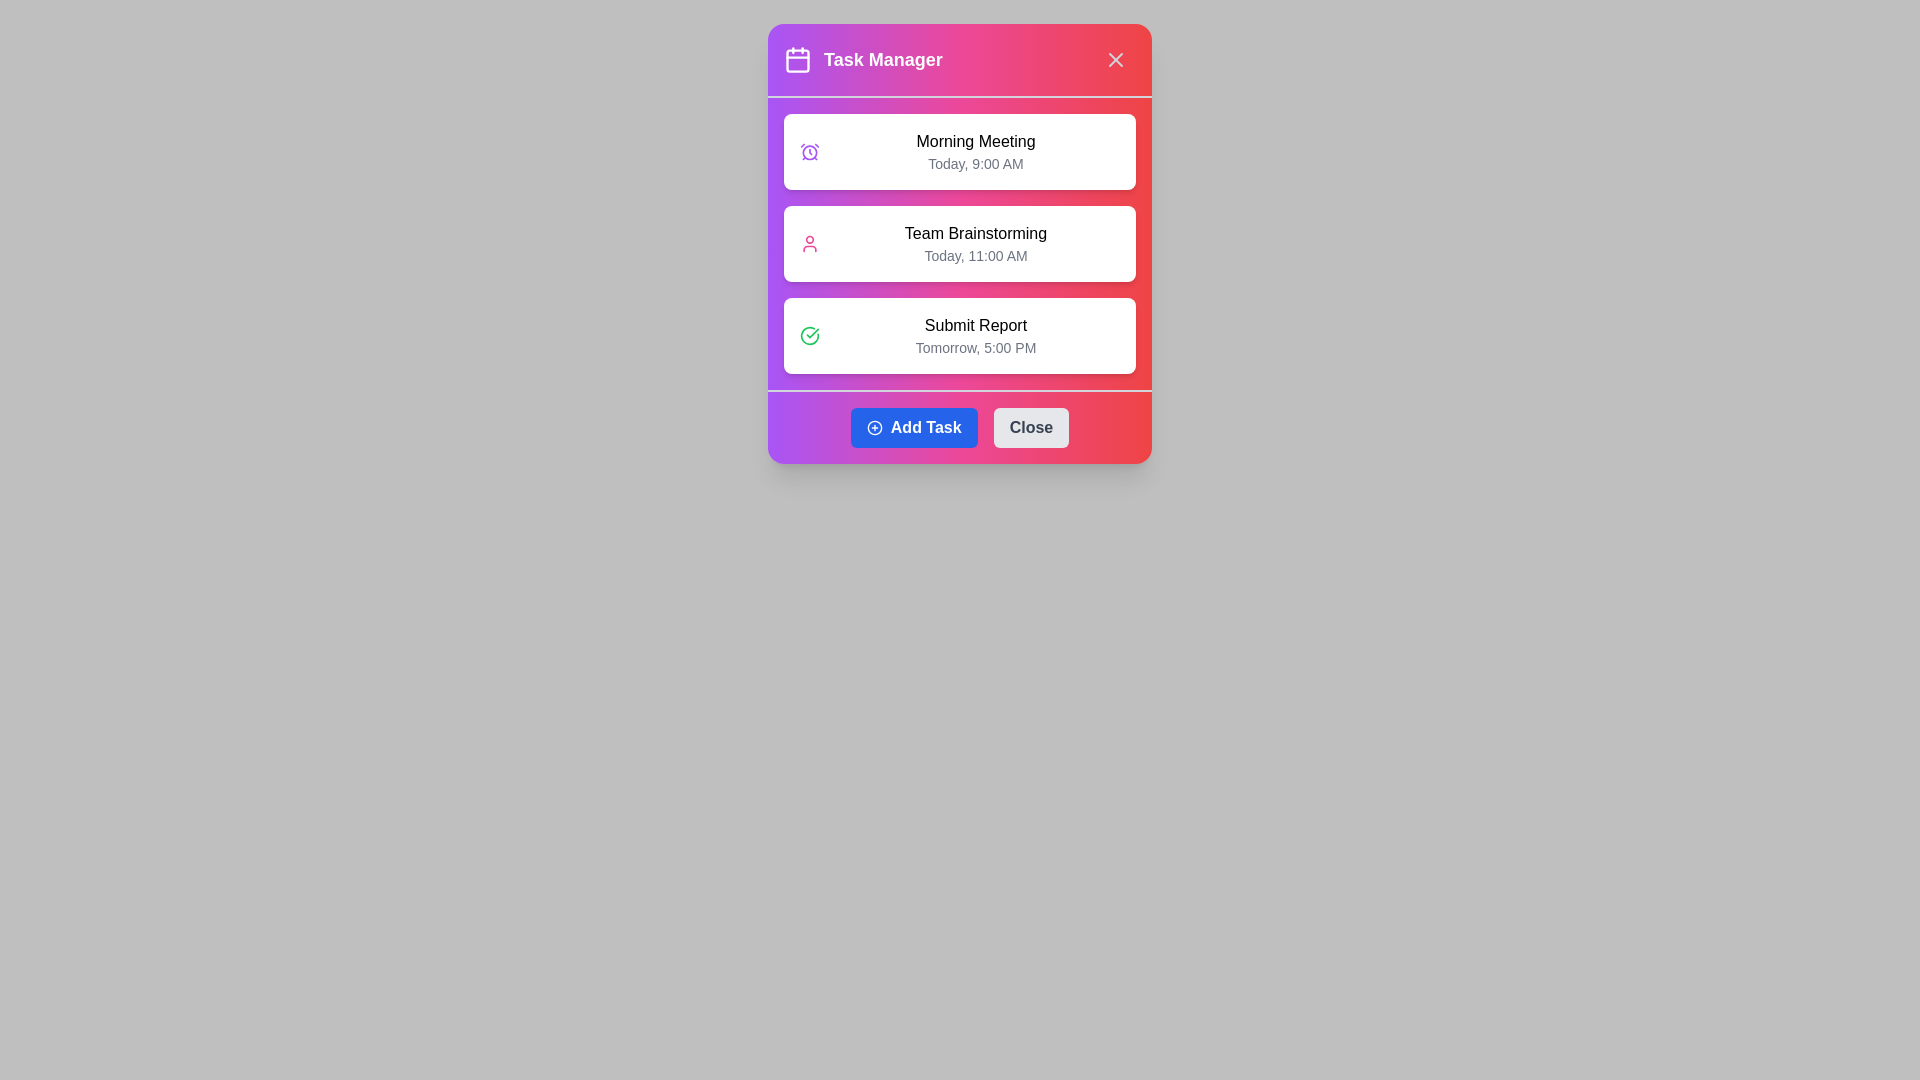 The image size is (1920, 1080). What do you see at coordinates (1031, 427) in the screenshot?
I see `the close button located in the lower-right portion of the modal, which is the second button in a horizontal row of buttons, immediately to the right of the 'Add Task' button` at bounding box center [1031, 427].